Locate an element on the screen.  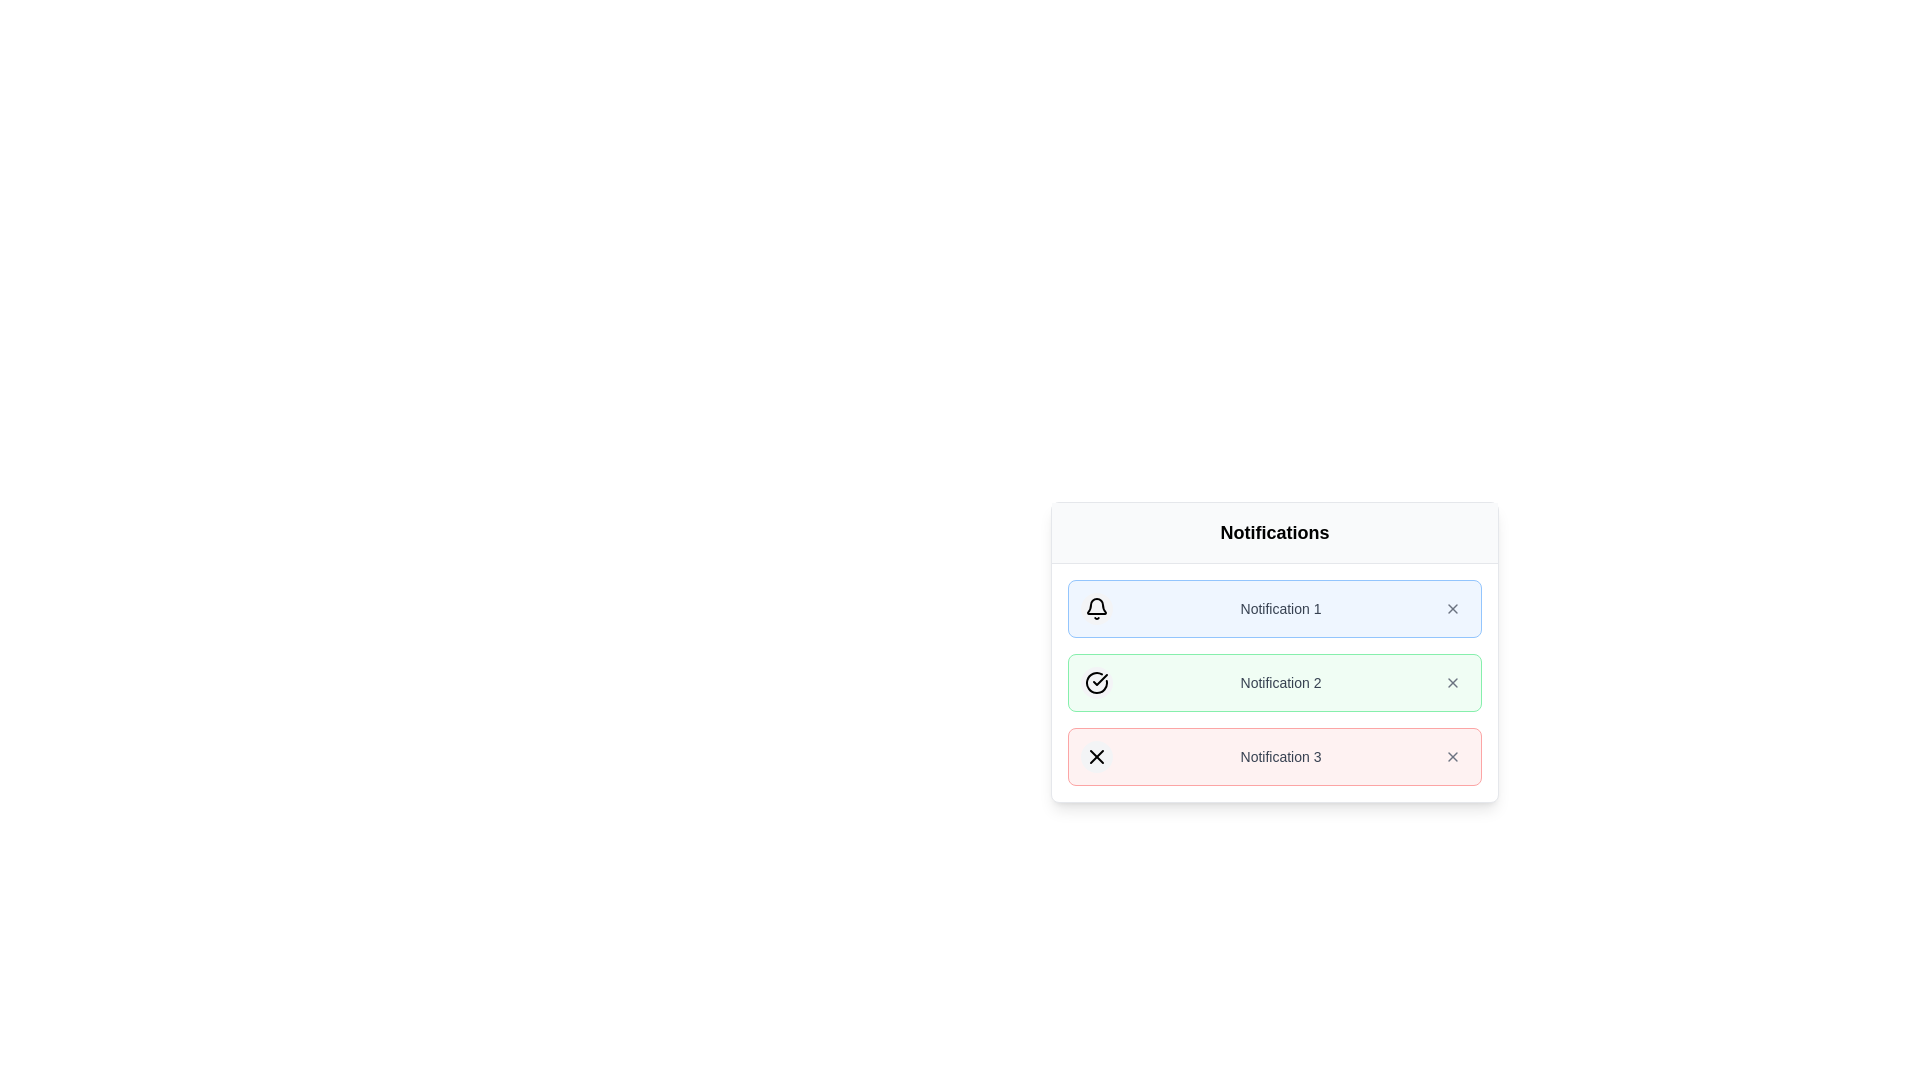
the close button for the second notification entry, located at the top-right corner of the notification list is located at coordinates (1453, 756).